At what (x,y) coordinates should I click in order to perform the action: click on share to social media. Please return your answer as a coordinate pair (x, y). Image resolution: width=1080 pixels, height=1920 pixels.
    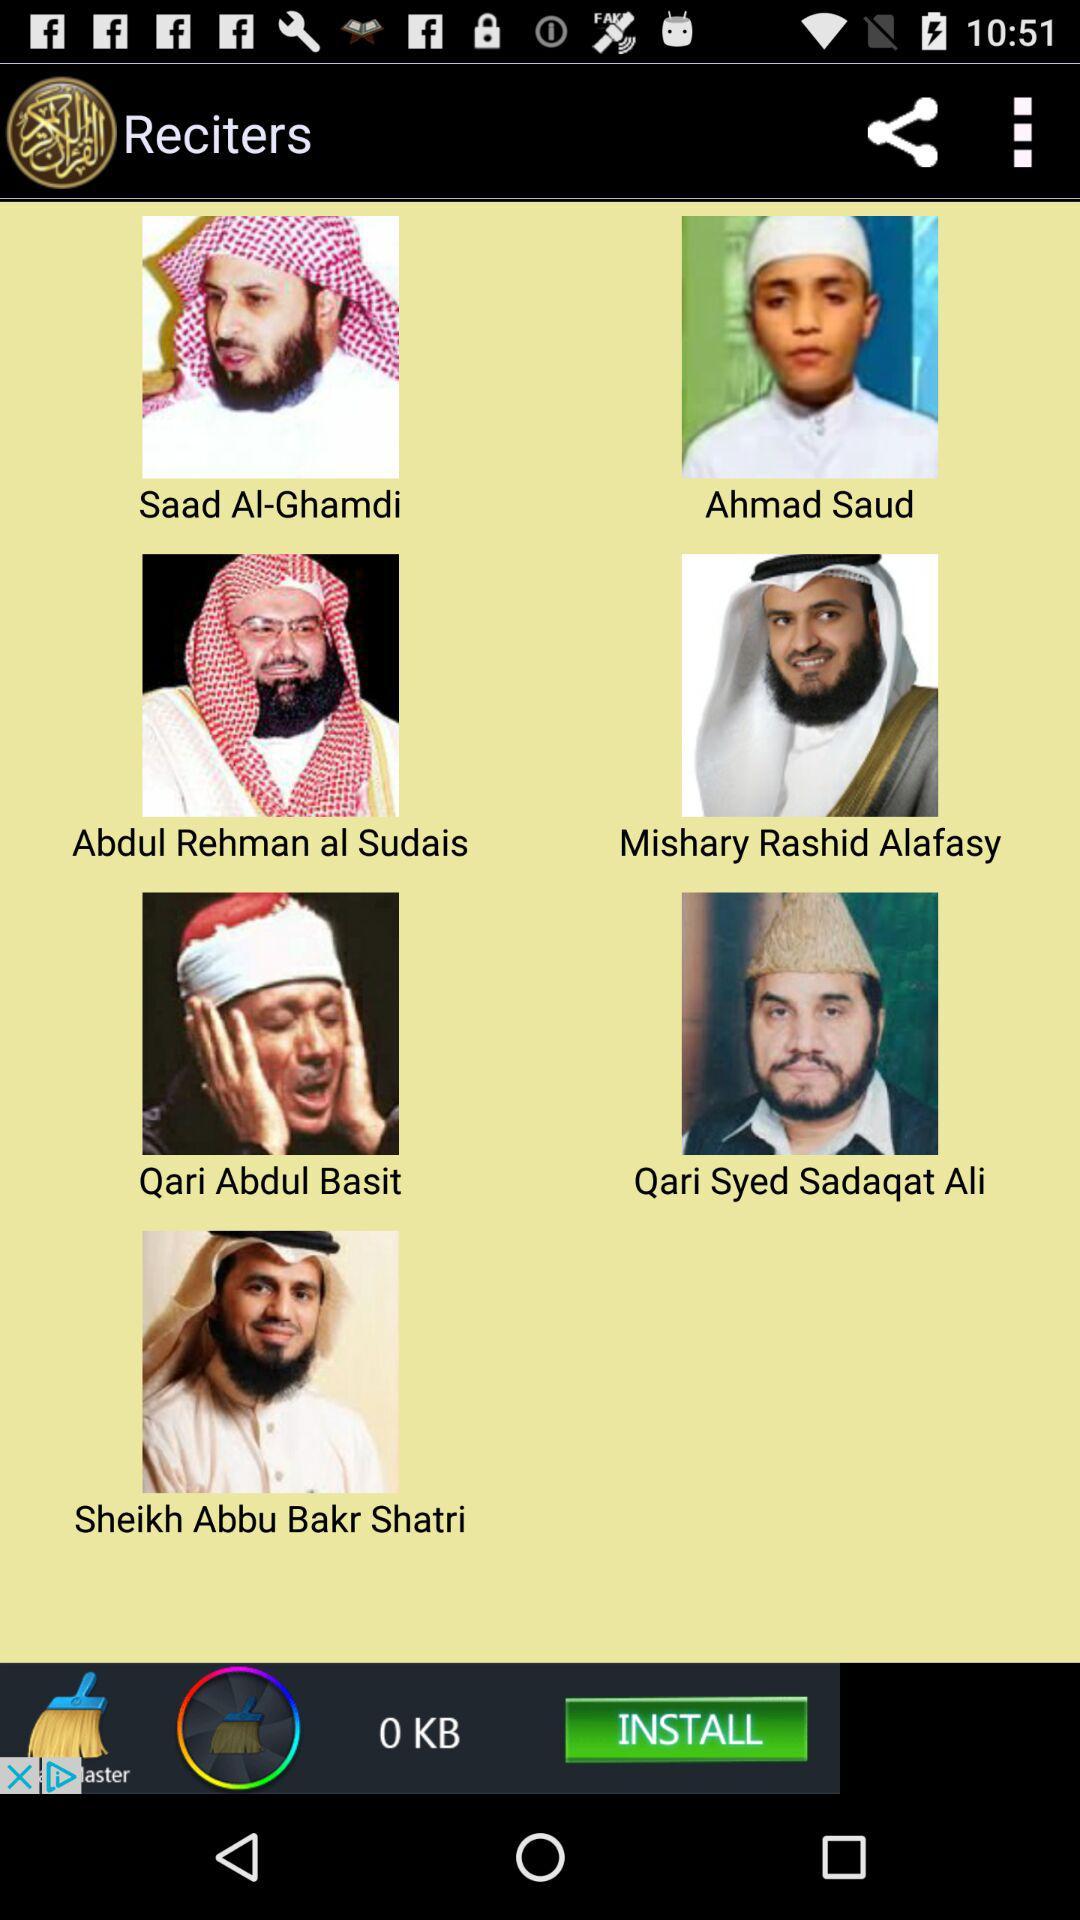
    Looking at the image, I should click on (902, 131).